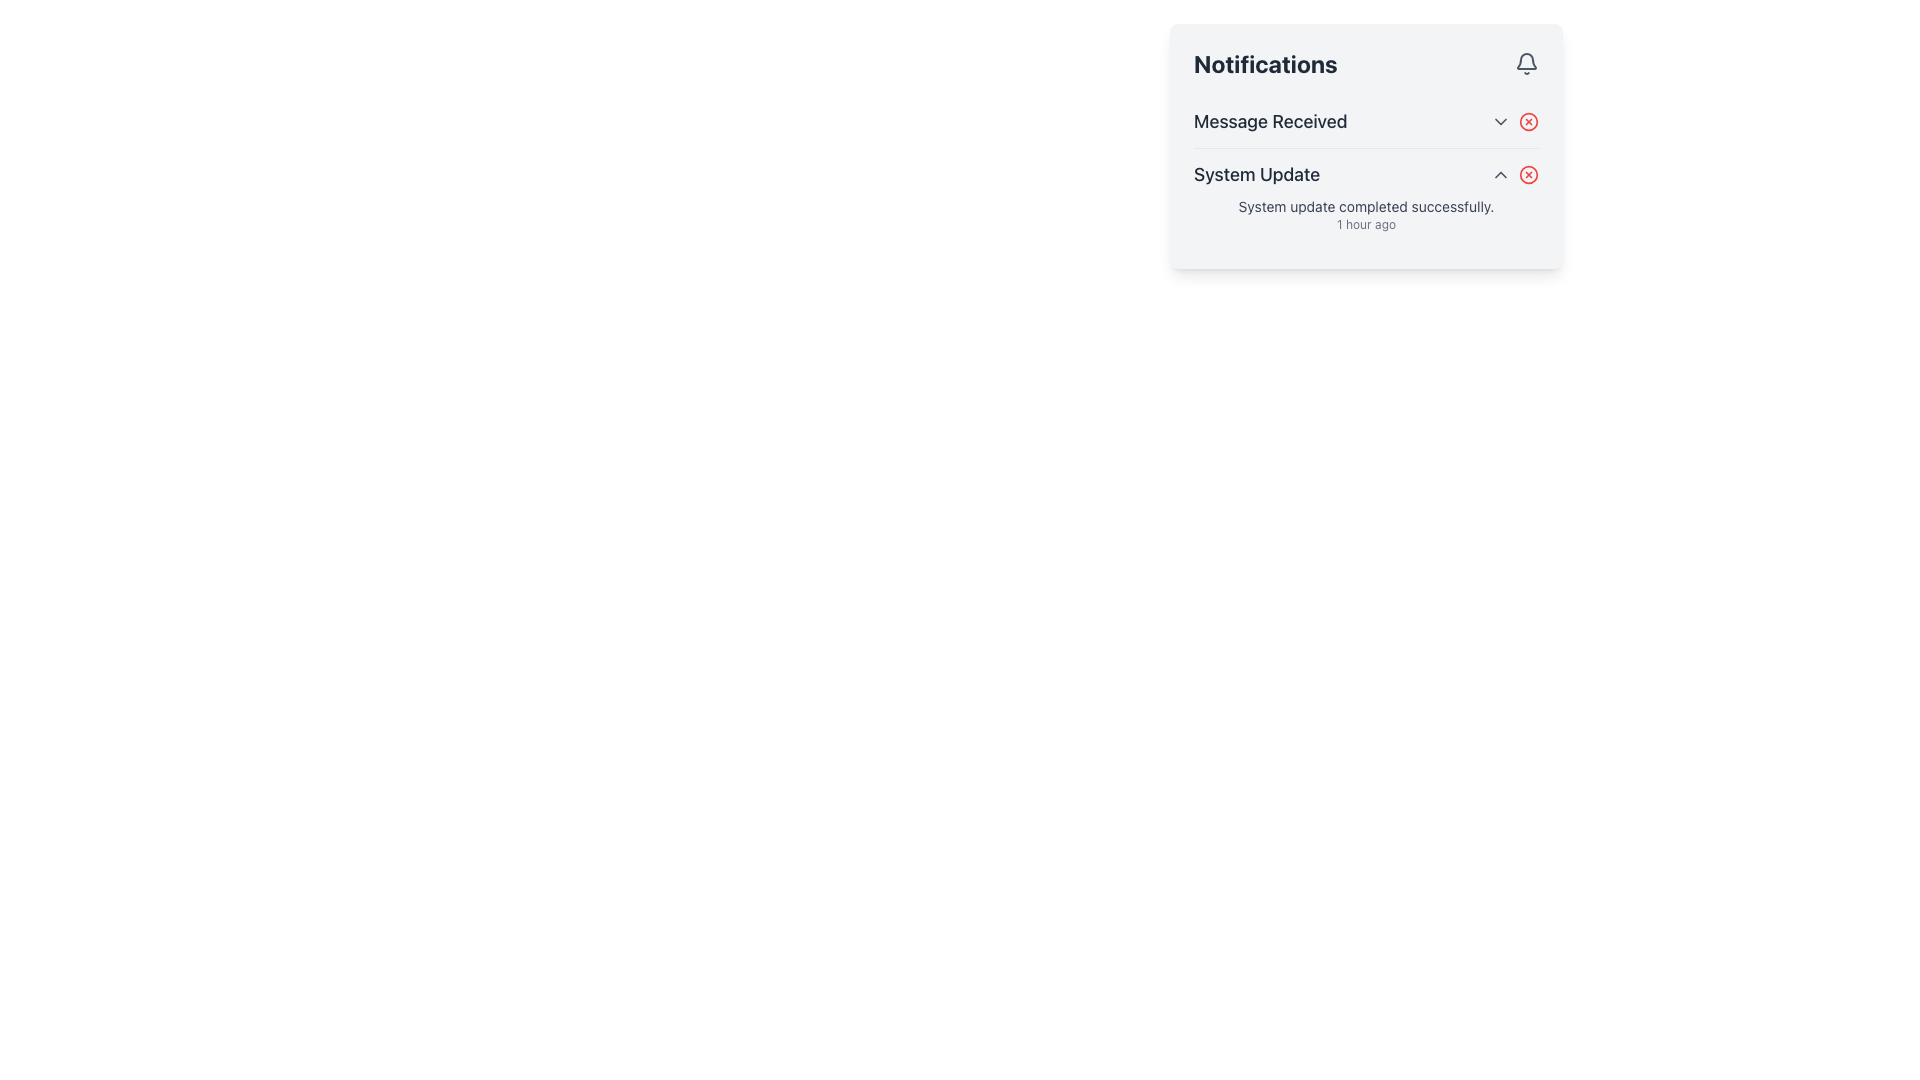 The image size is (1920, 1080). What do you see at coordinates (1528, 120) in the screenshot?
I see `the SVG circle element that visually represents a graphical indicator for notifications, located to the right of the 'Message Received' text` at bounding box center [1528, 120].